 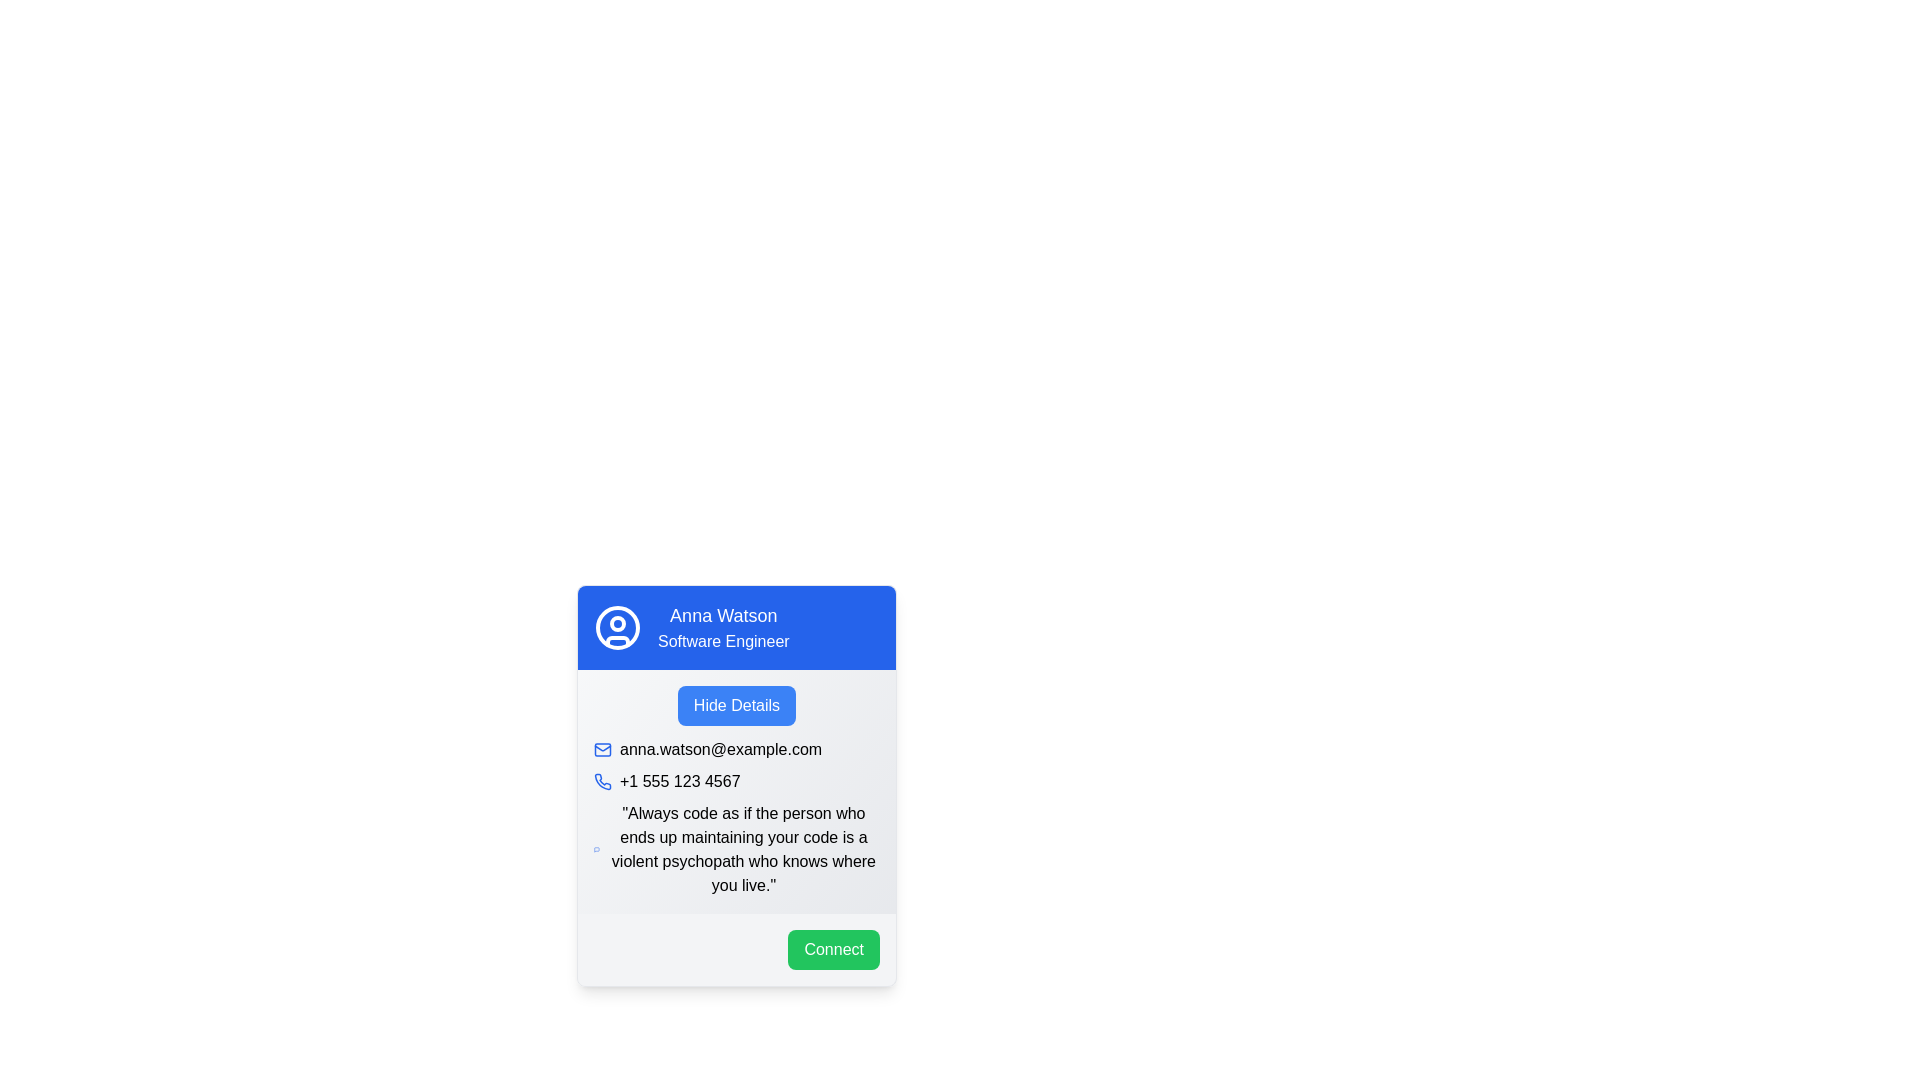 I want to click on the email icon located to the left of the text 'anna.watson@example.com' in the contact information section of the profile card, so click(x=602, y=749).